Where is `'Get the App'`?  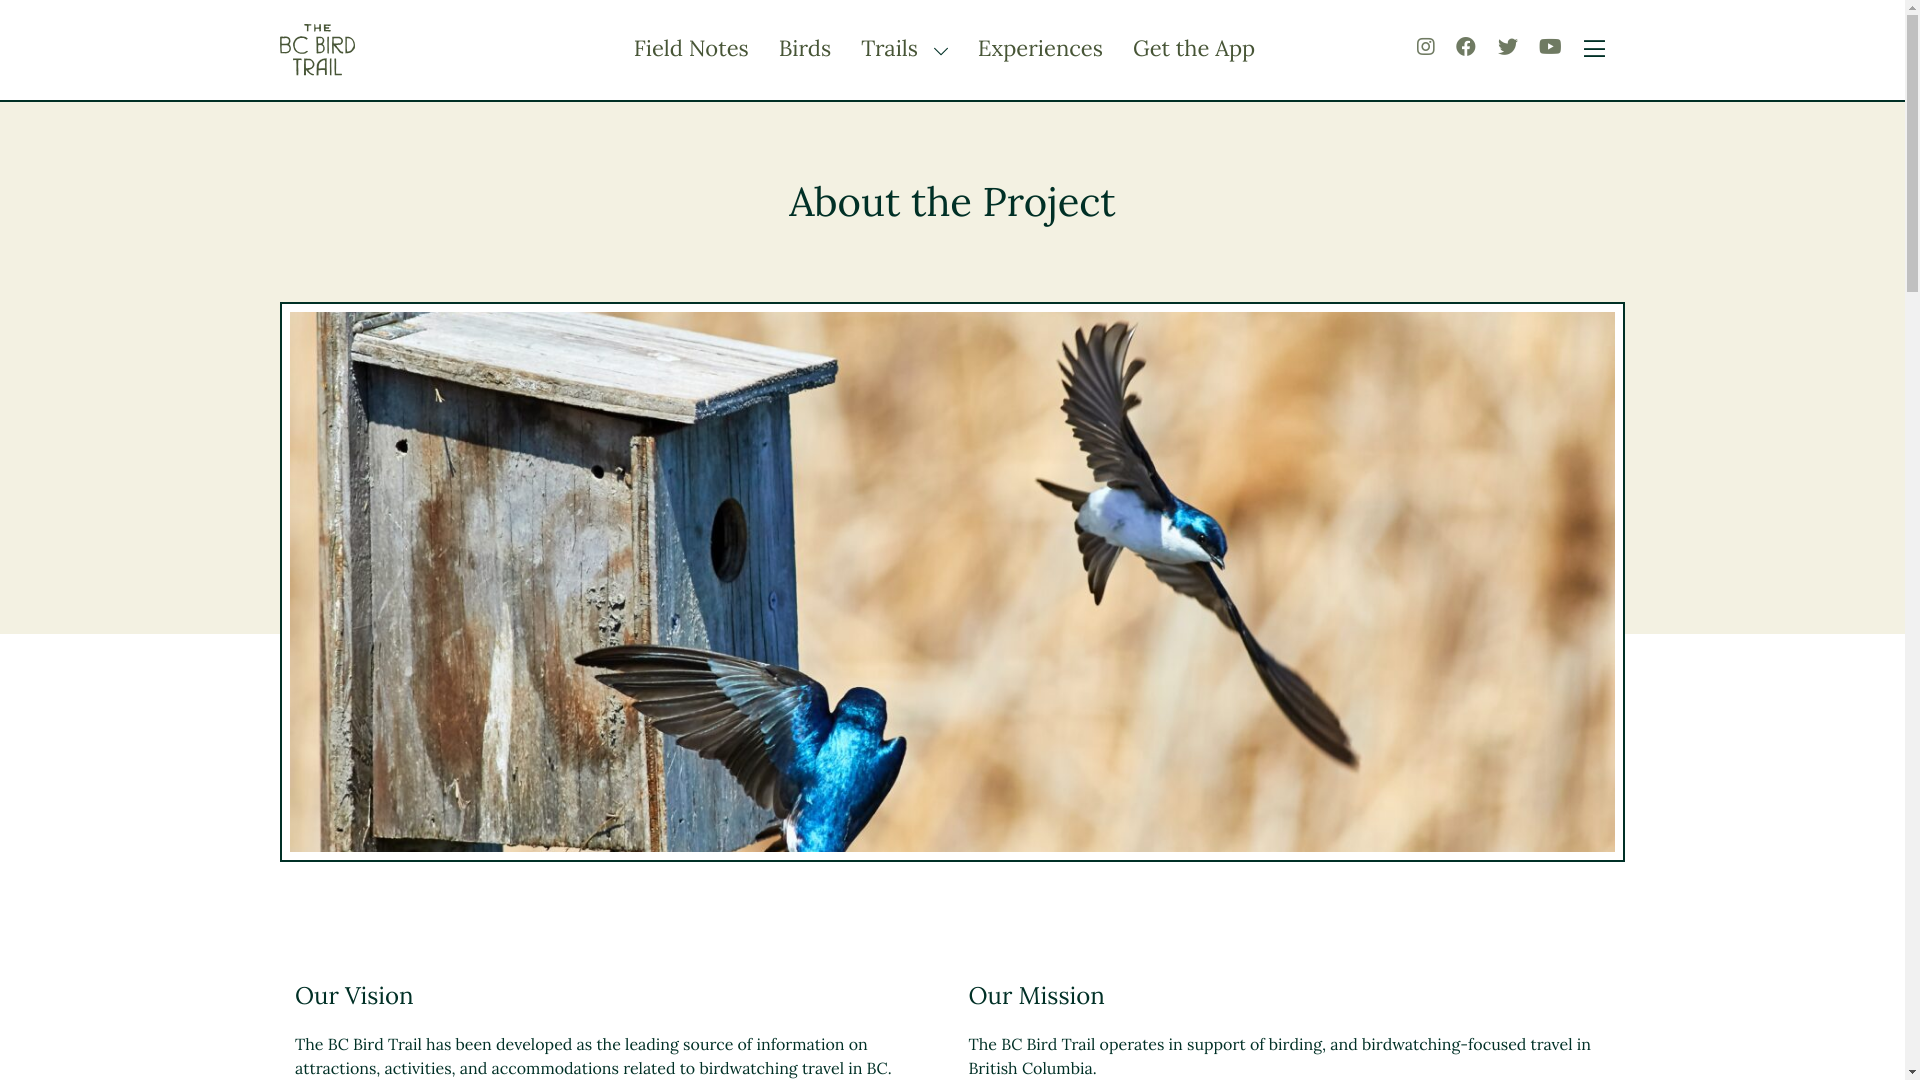
'Get the App' is located at coordinates (1194, 48).